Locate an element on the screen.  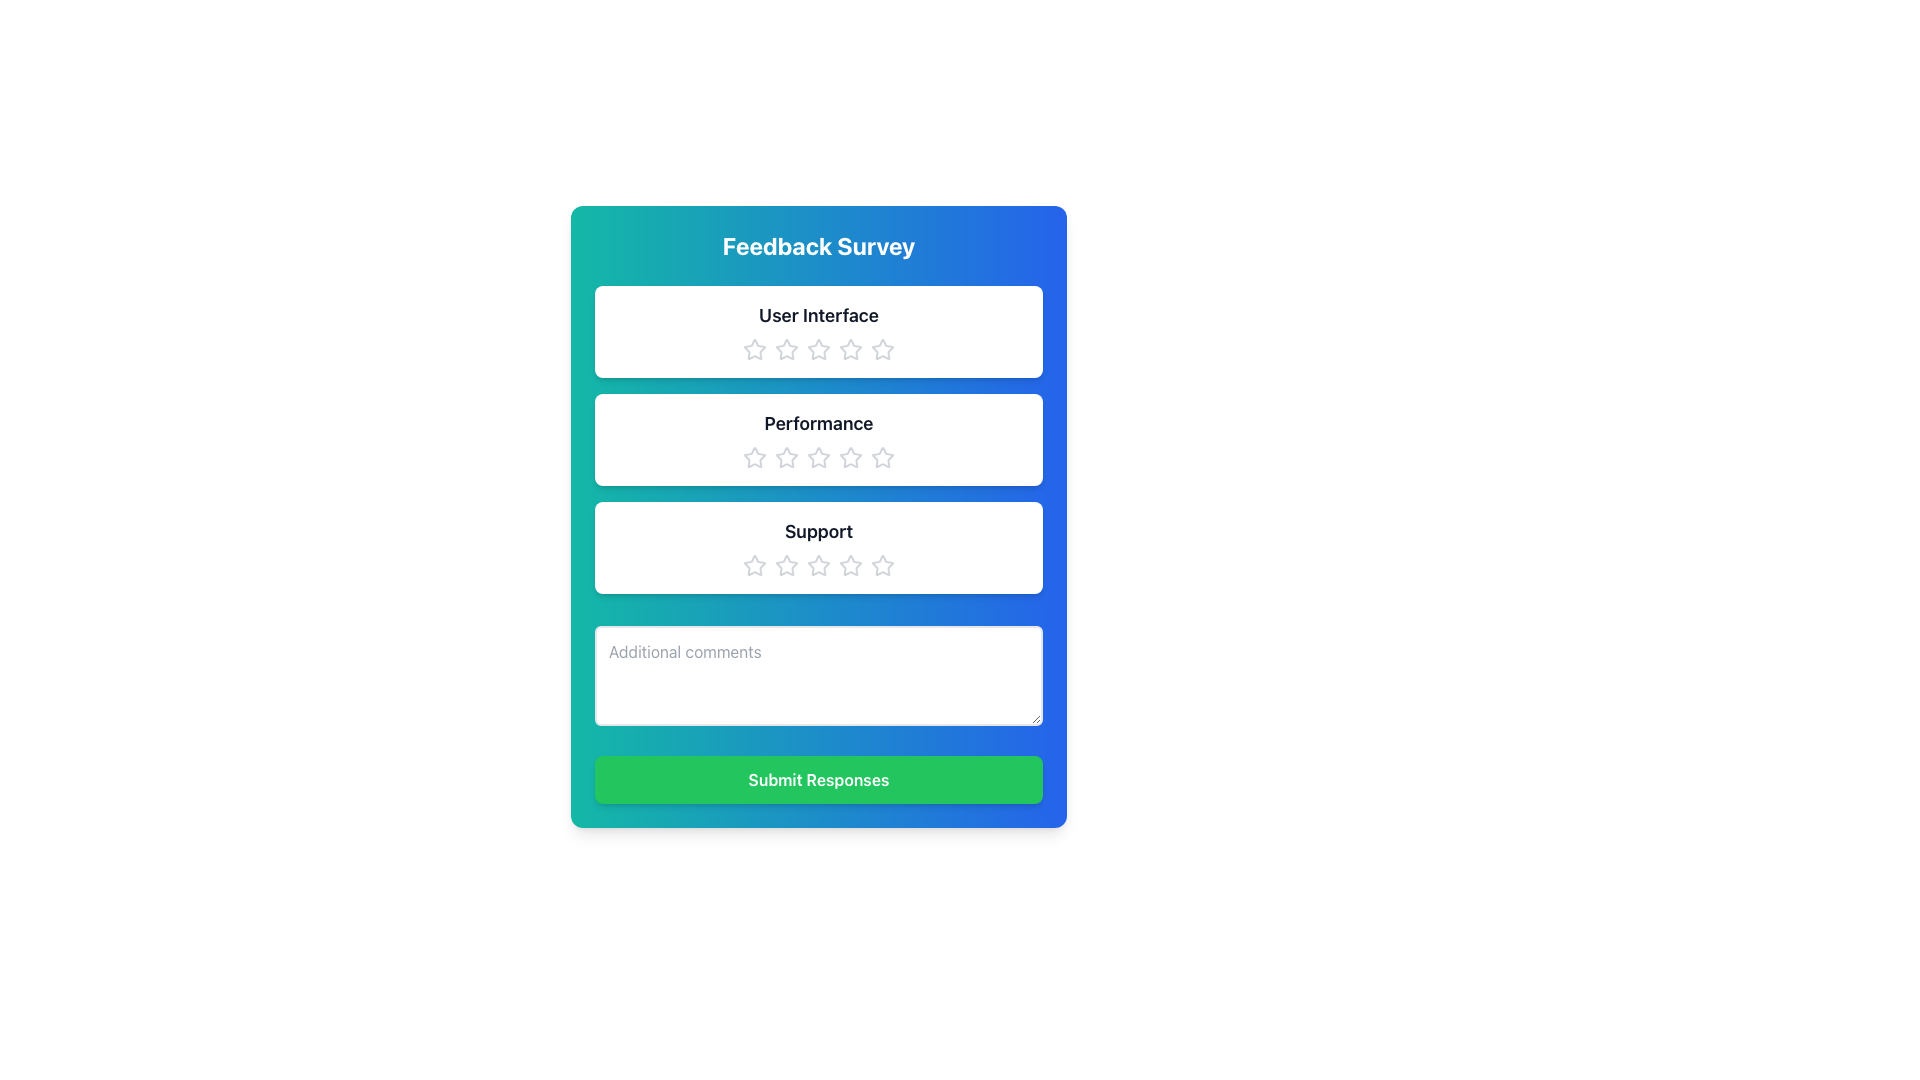
the second star icon in the five-star rating control under the 'Support' section of the feedback survey form is located at coordinates (786, 566).